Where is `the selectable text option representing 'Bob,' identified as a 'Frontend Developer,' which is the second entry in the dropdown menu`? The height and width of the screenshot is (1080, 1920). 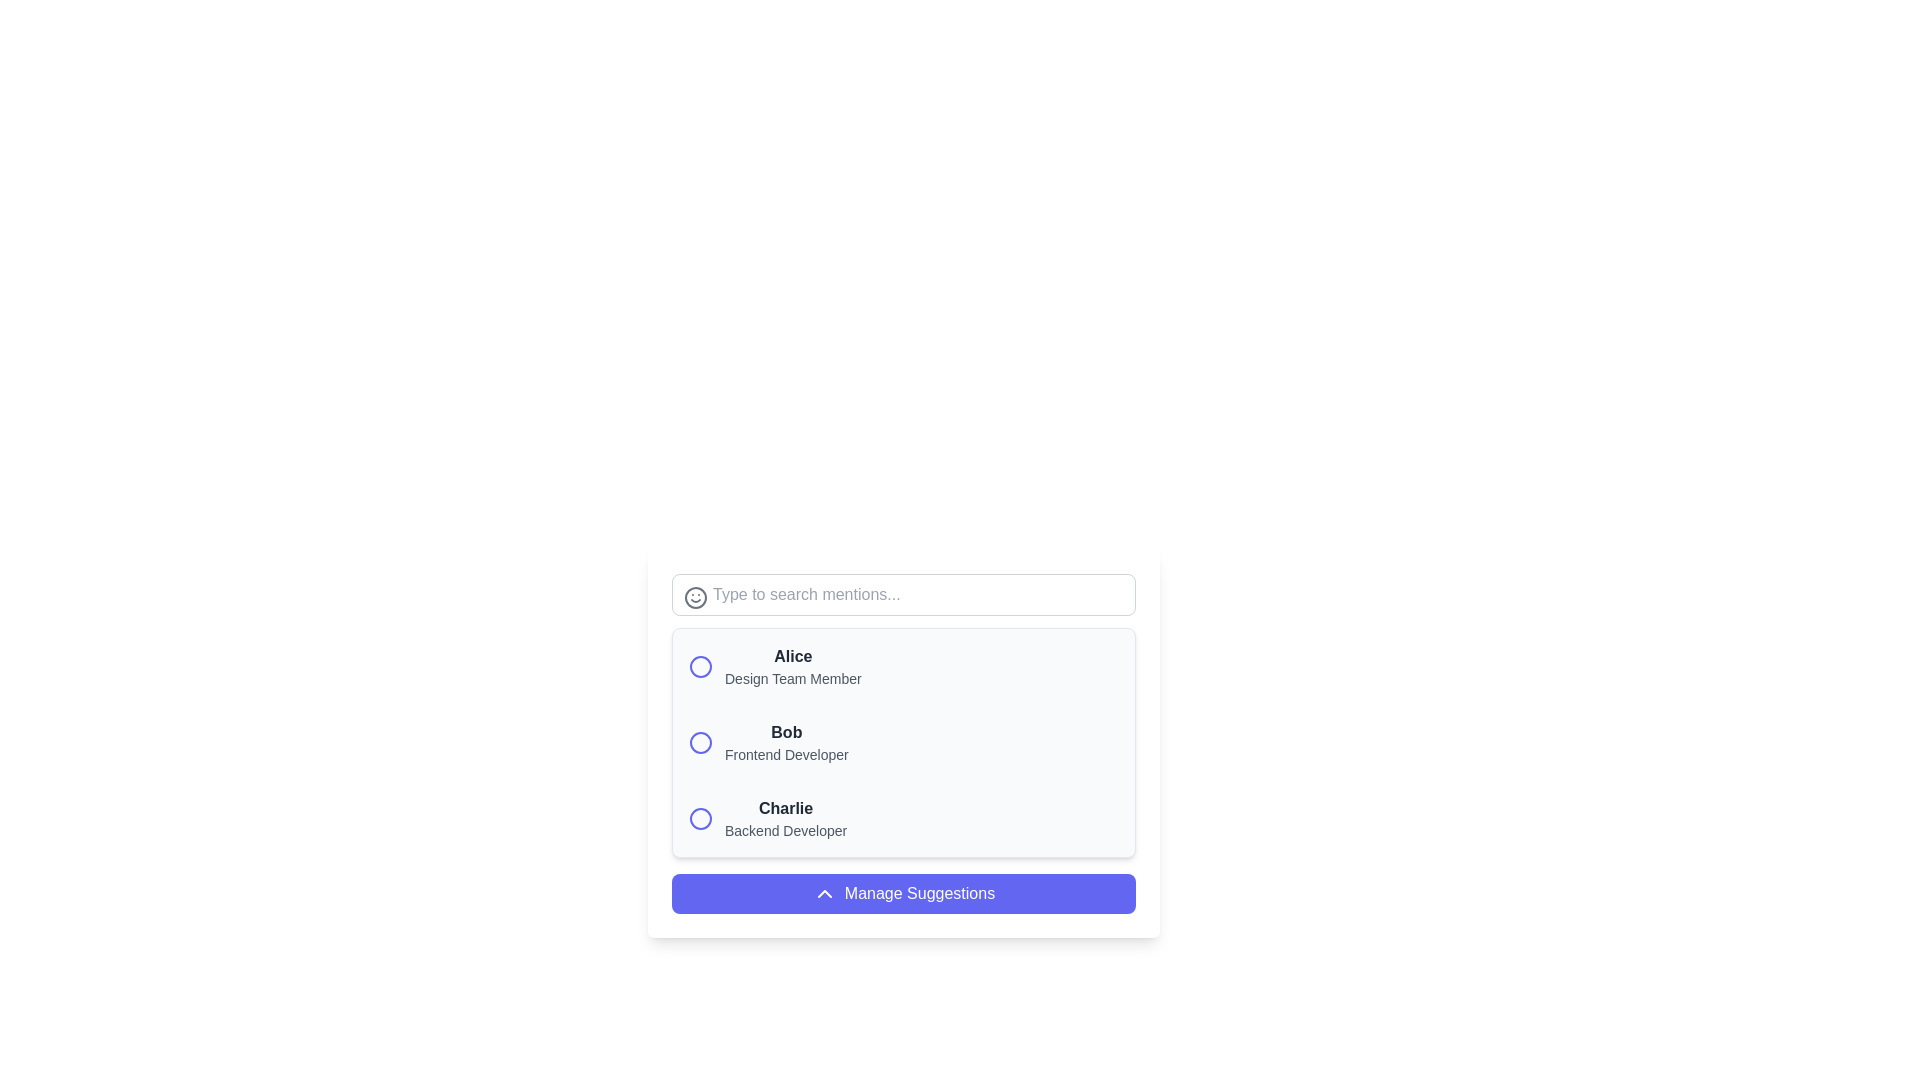 the selectable text option representing 'Bob,' identified as a 'Frontend Developer,' which is the second entry in the dropdown menu is located at coordinates (785, 743).